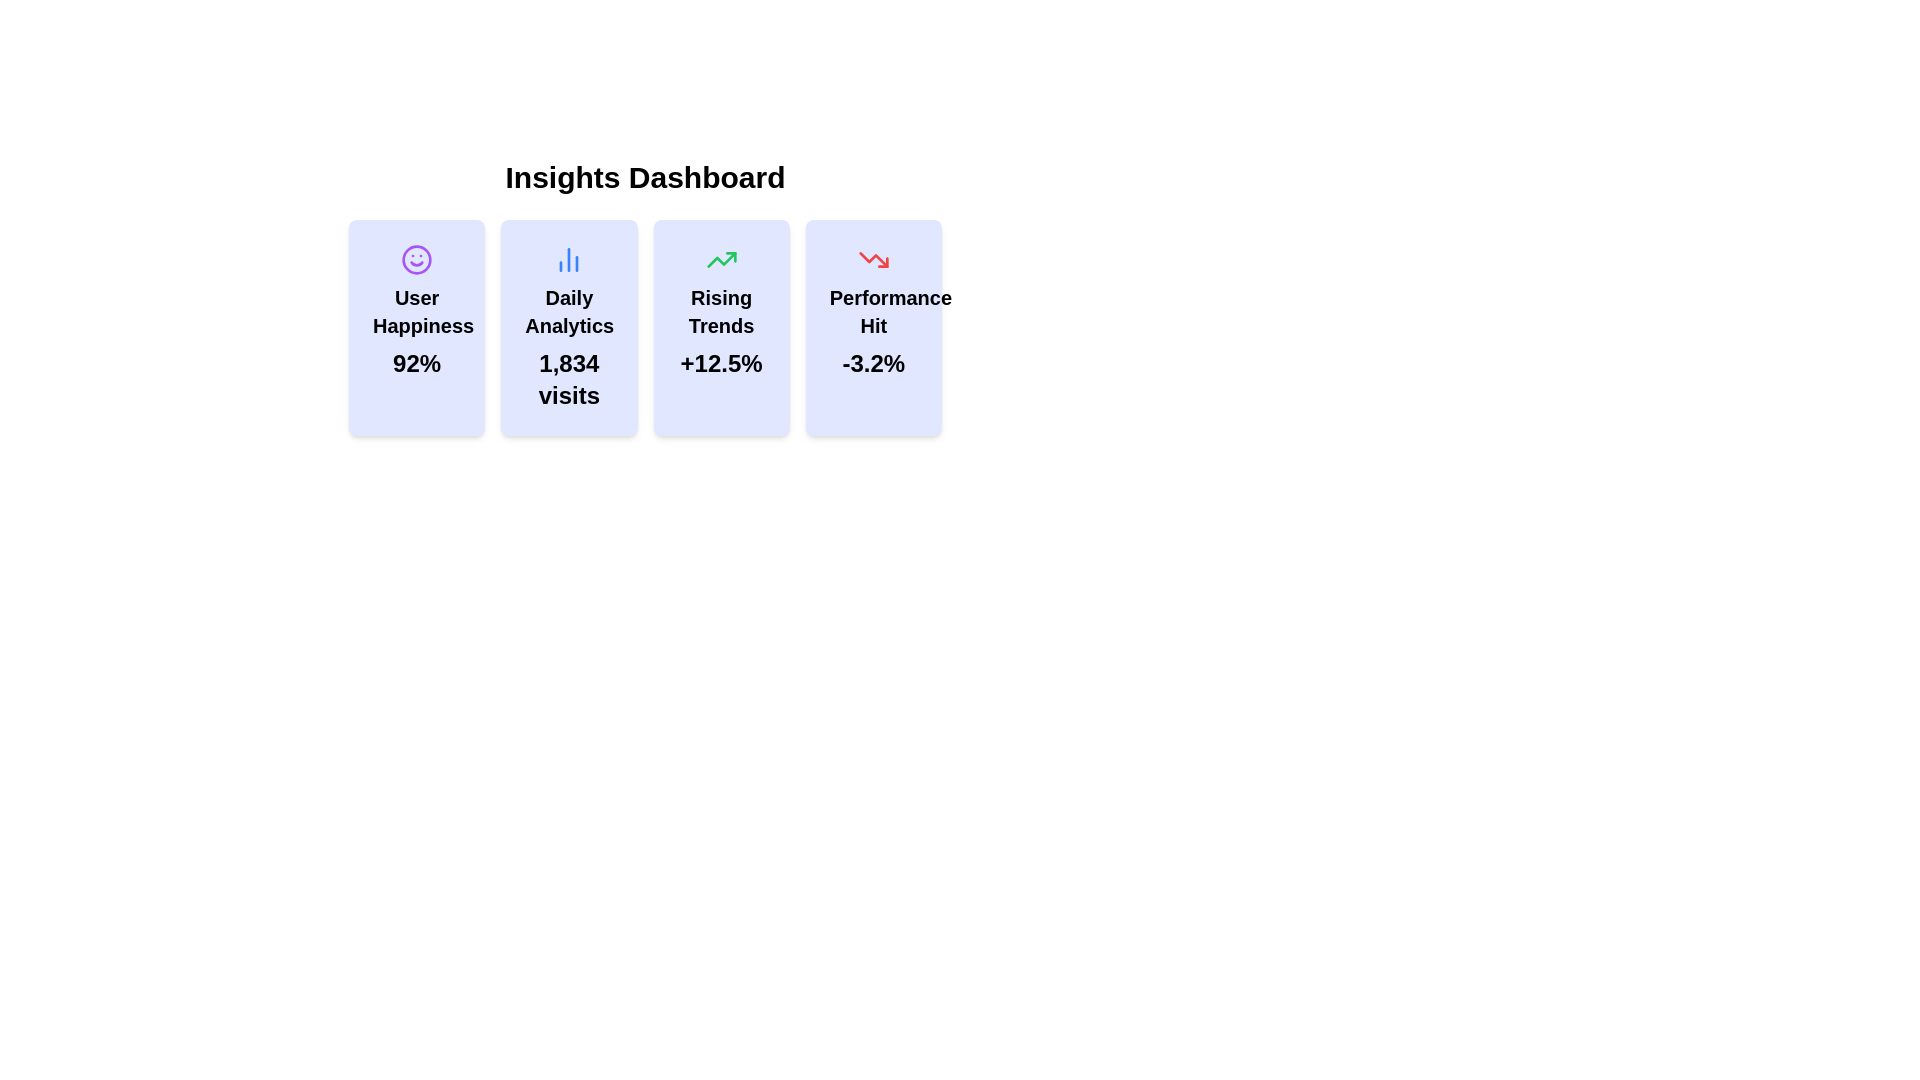 This screenshot has height=1080, width=1920. Describe the element at coordinates (416, 258) in the screenshot. I see `the circular base of the decorative smiley face icon located under the 'User Happiness 92%' label` at that location.